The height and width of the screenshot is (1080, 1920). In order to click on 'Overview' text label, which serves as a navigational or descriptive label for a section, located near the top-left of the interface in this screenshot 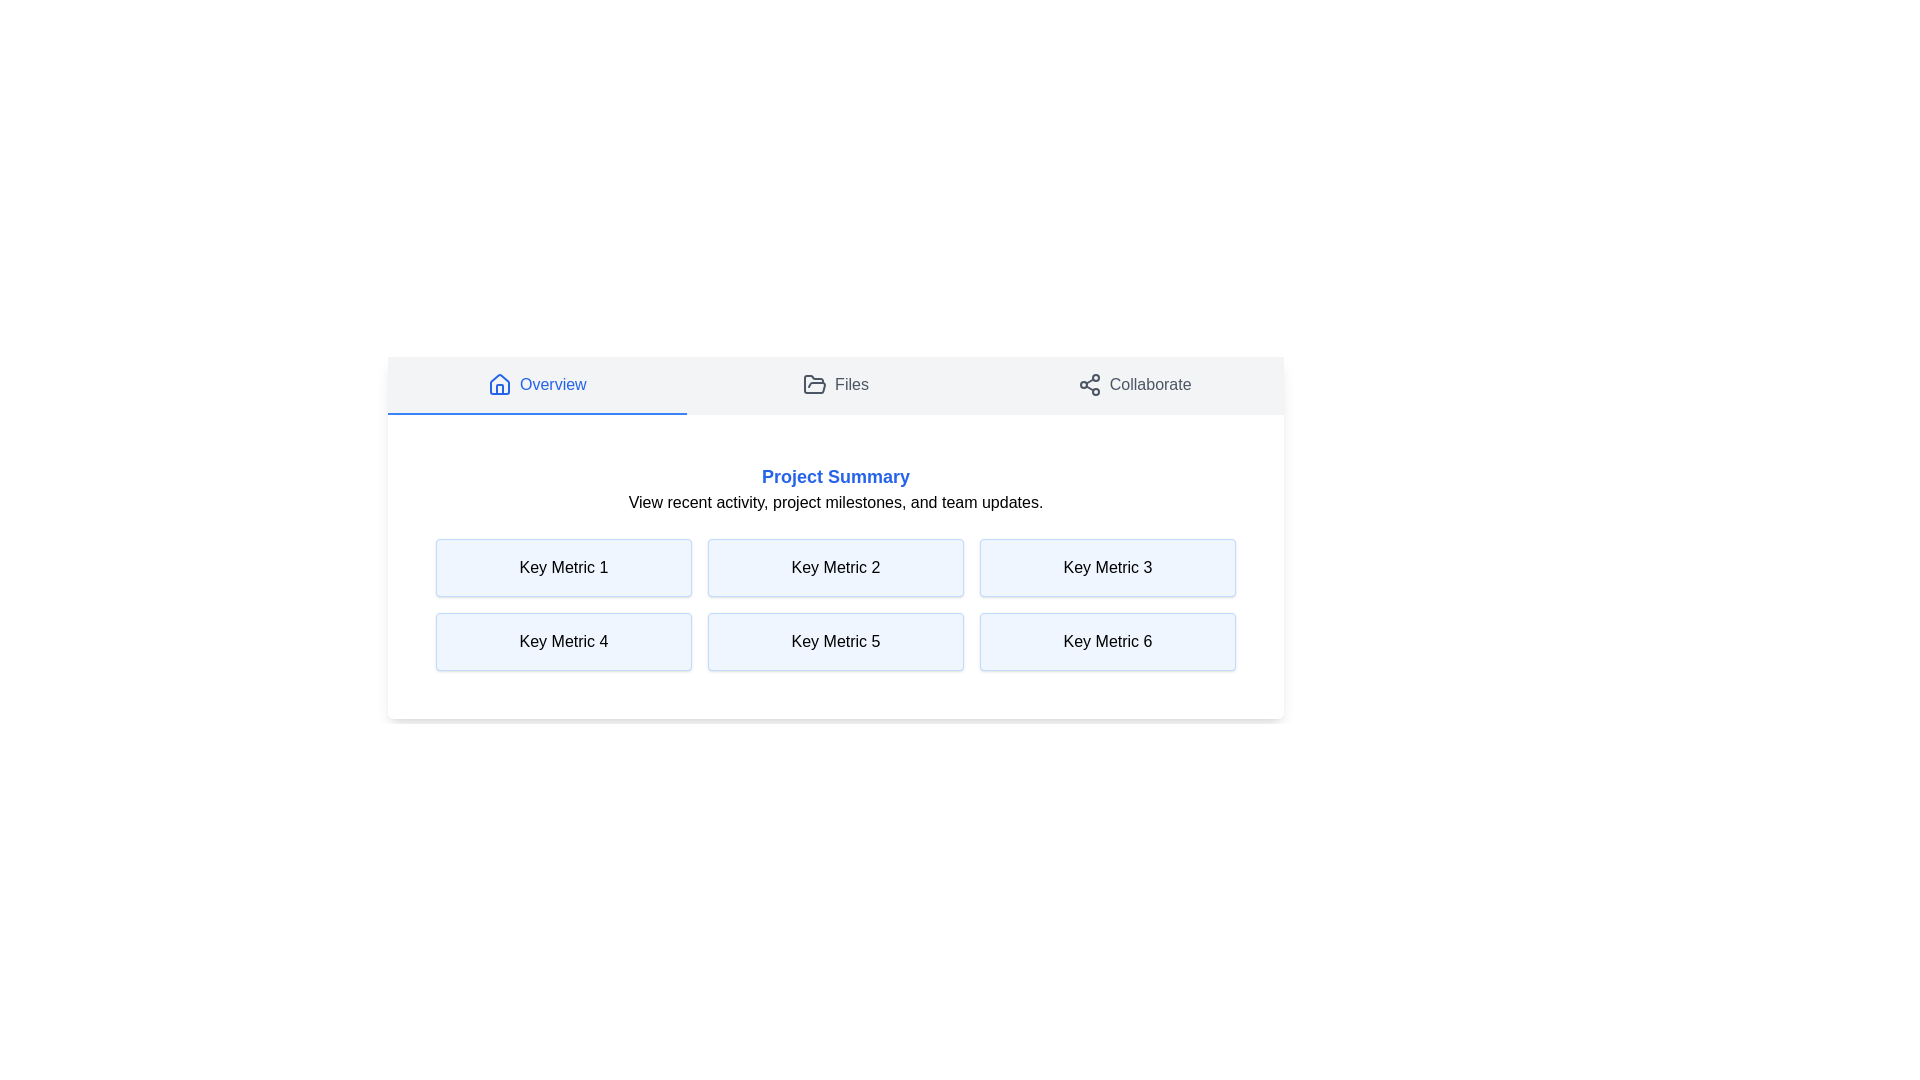, I will do `click(553, 385)`.